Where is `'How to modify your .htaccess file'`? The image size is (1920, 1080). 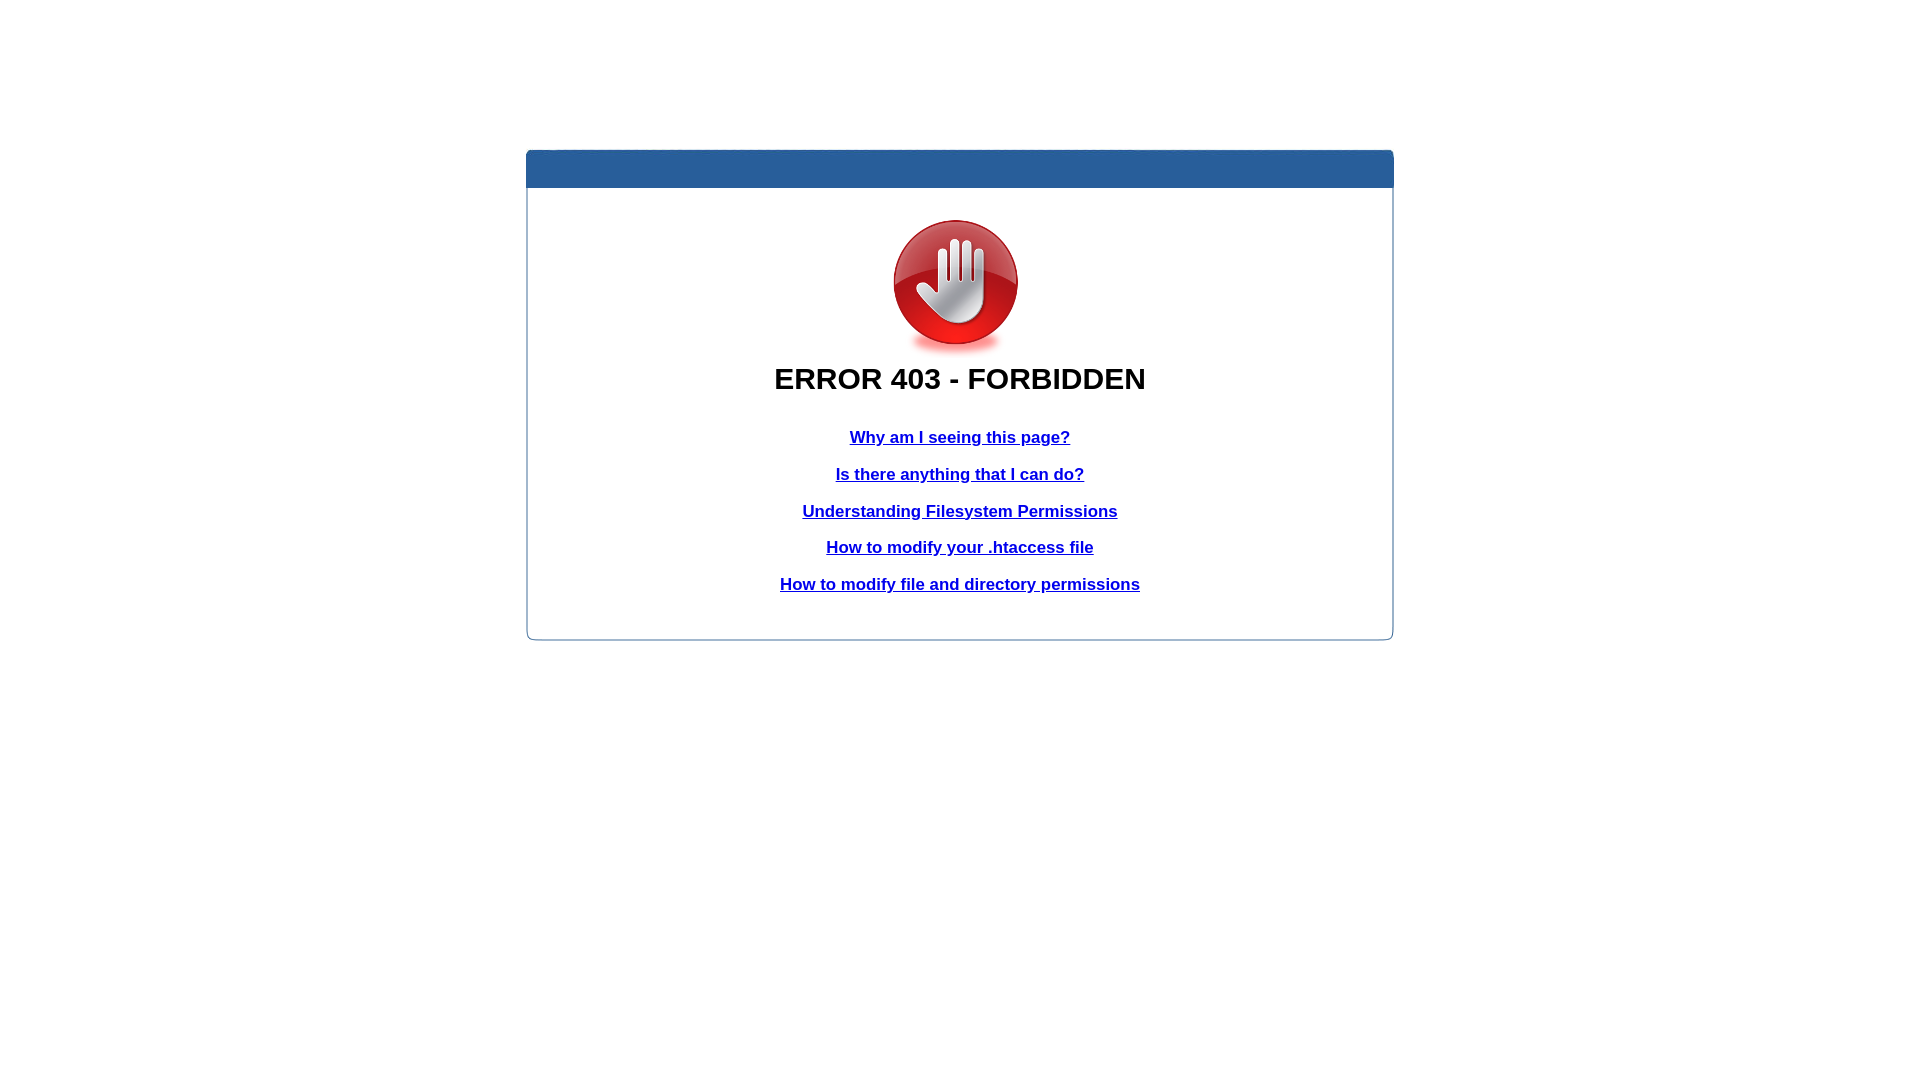
'How to modify your .htaccess file' is located at coordinates (825, 547).